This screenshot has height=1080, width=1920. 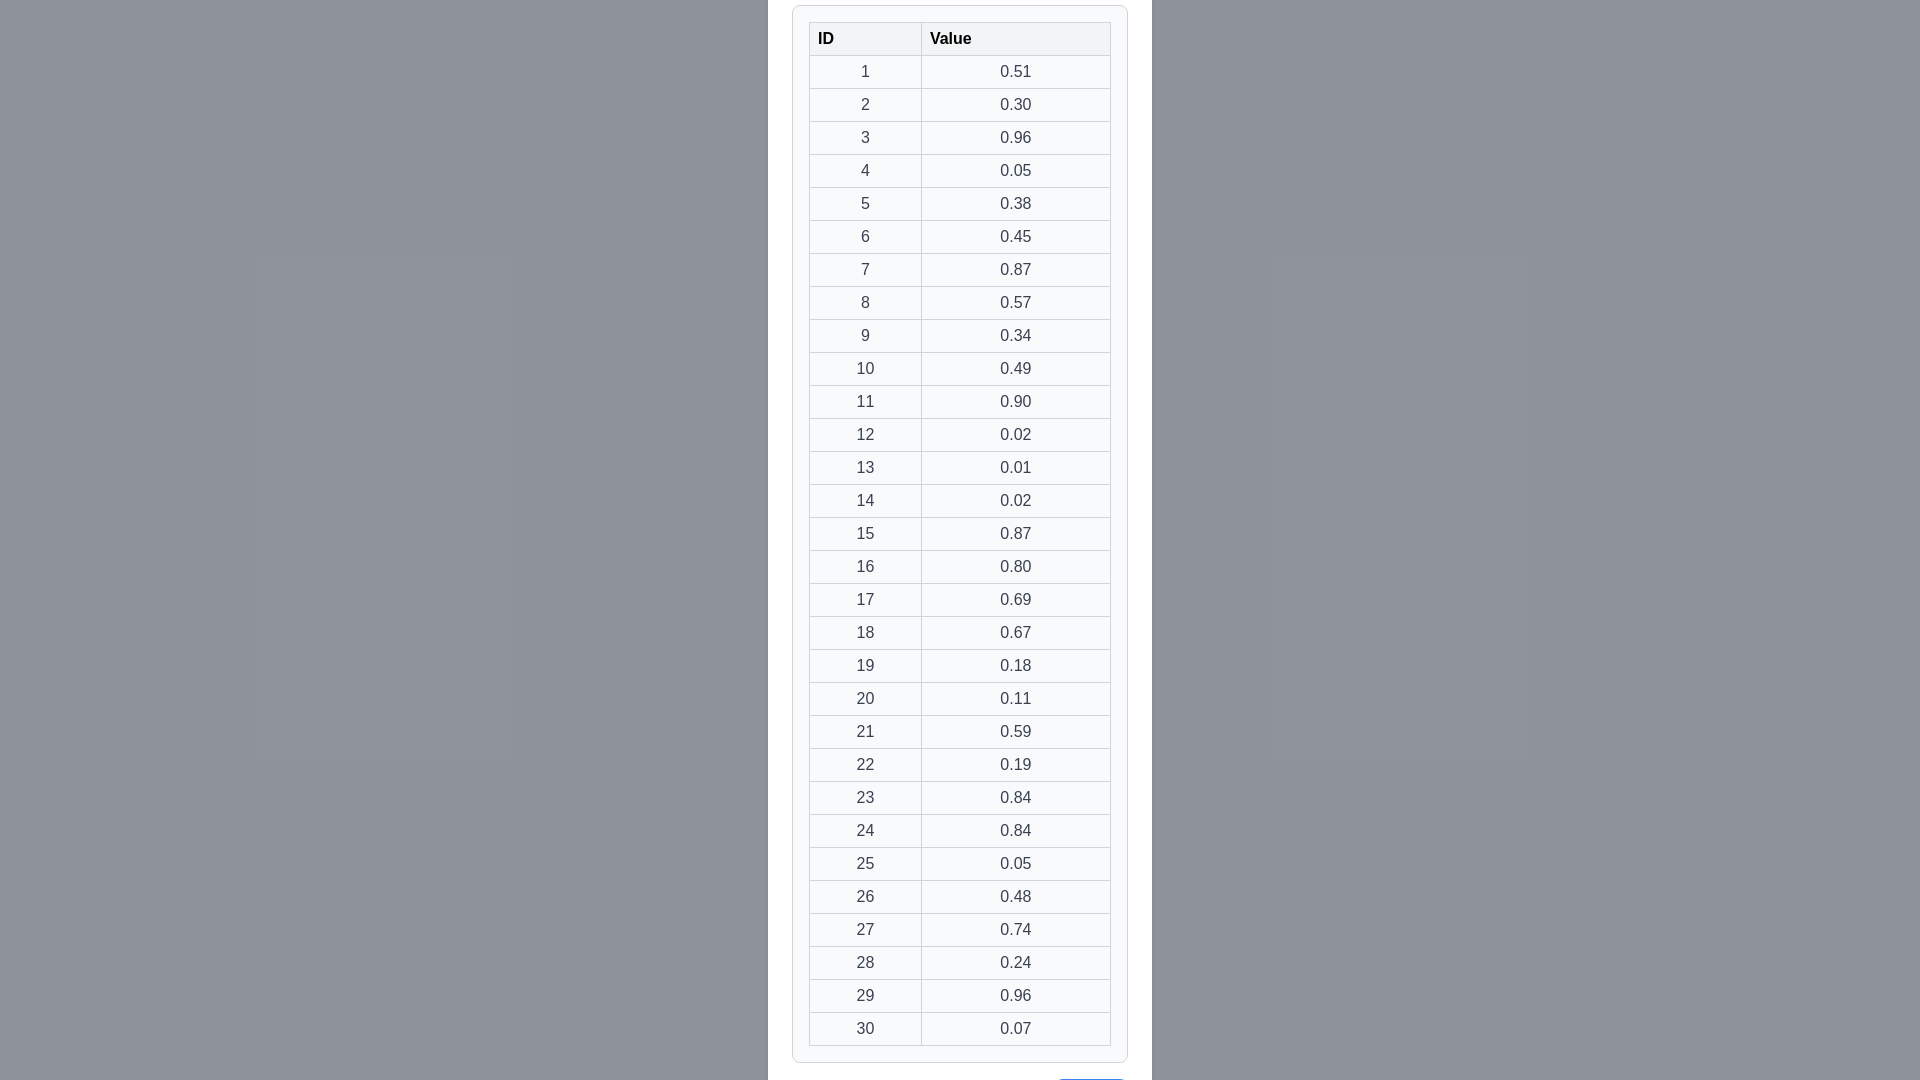 I want to click on the table to select all data, so click(x=960, y=532).